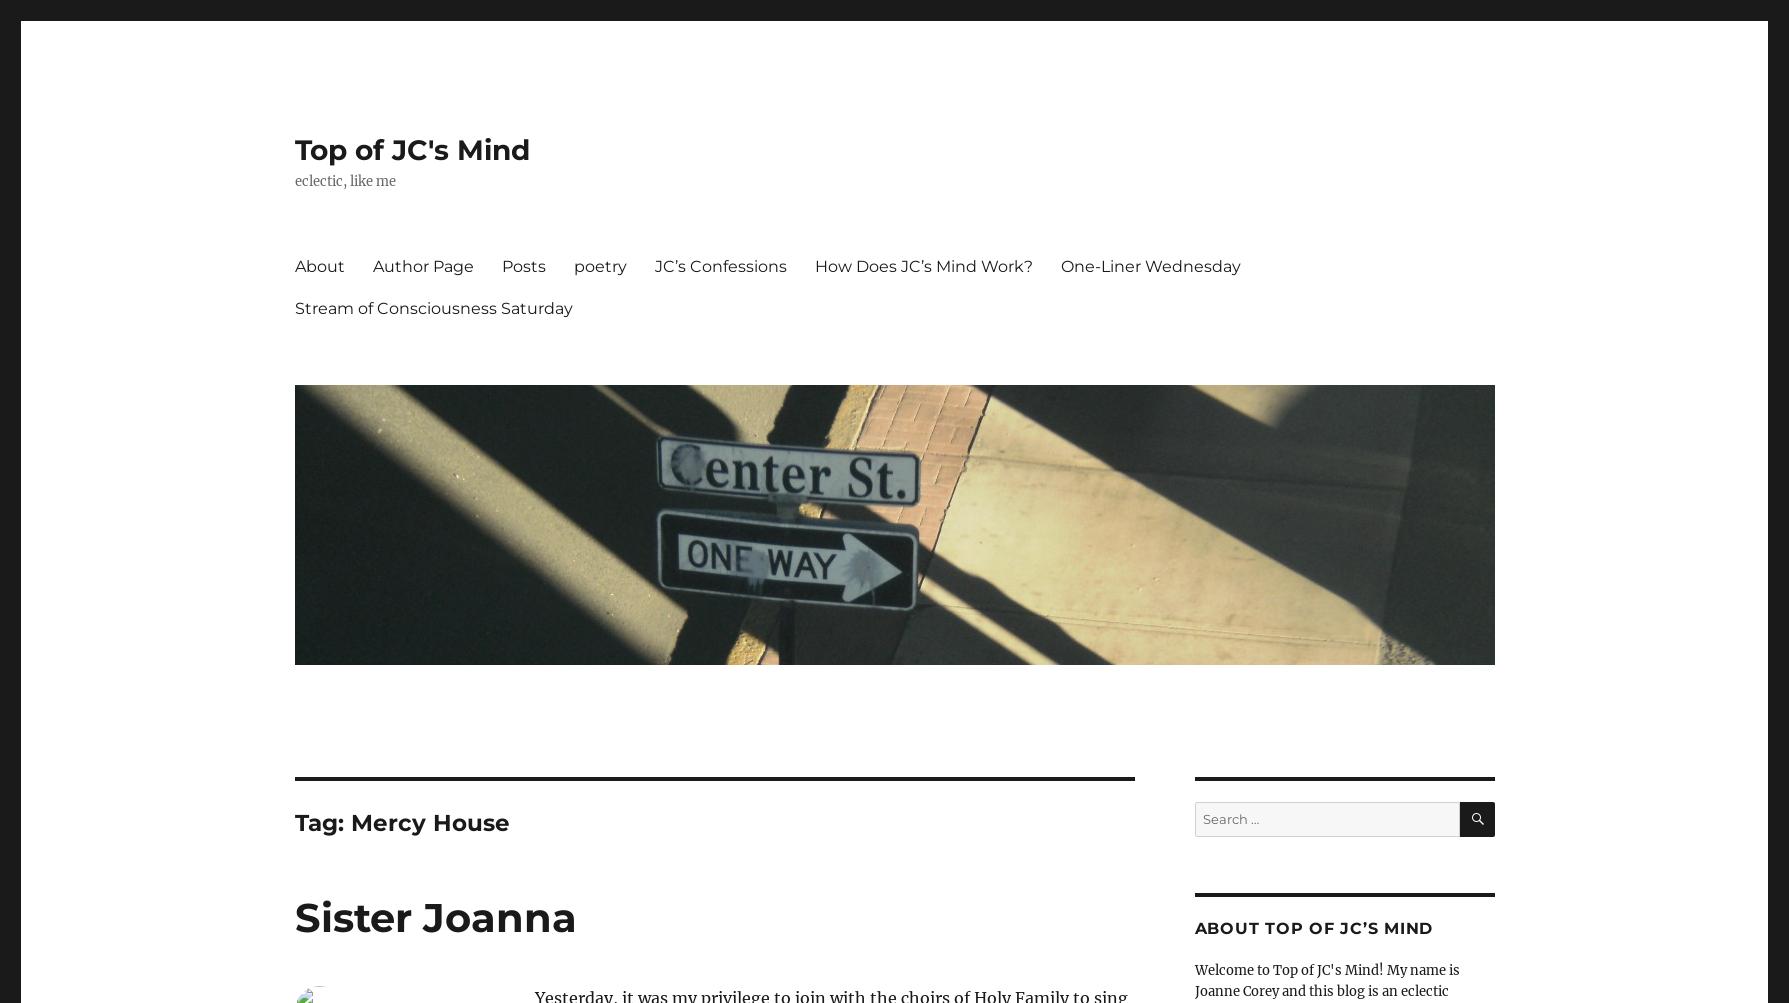 The height and width of the screenshot is (1003, 1789). I want to click on 'Stream of Consciousness Saturday', so click(293, 306).